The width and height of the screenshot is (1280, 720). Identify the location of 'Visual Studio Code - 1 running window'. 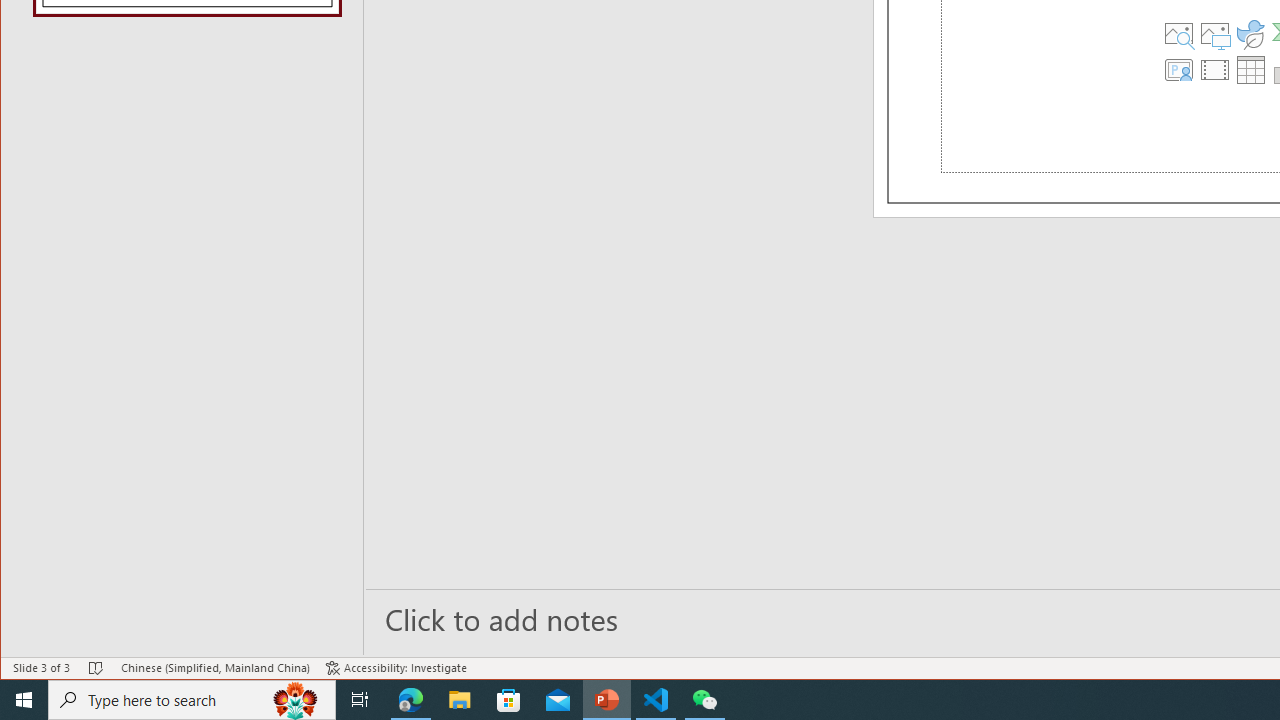
(656, 698).